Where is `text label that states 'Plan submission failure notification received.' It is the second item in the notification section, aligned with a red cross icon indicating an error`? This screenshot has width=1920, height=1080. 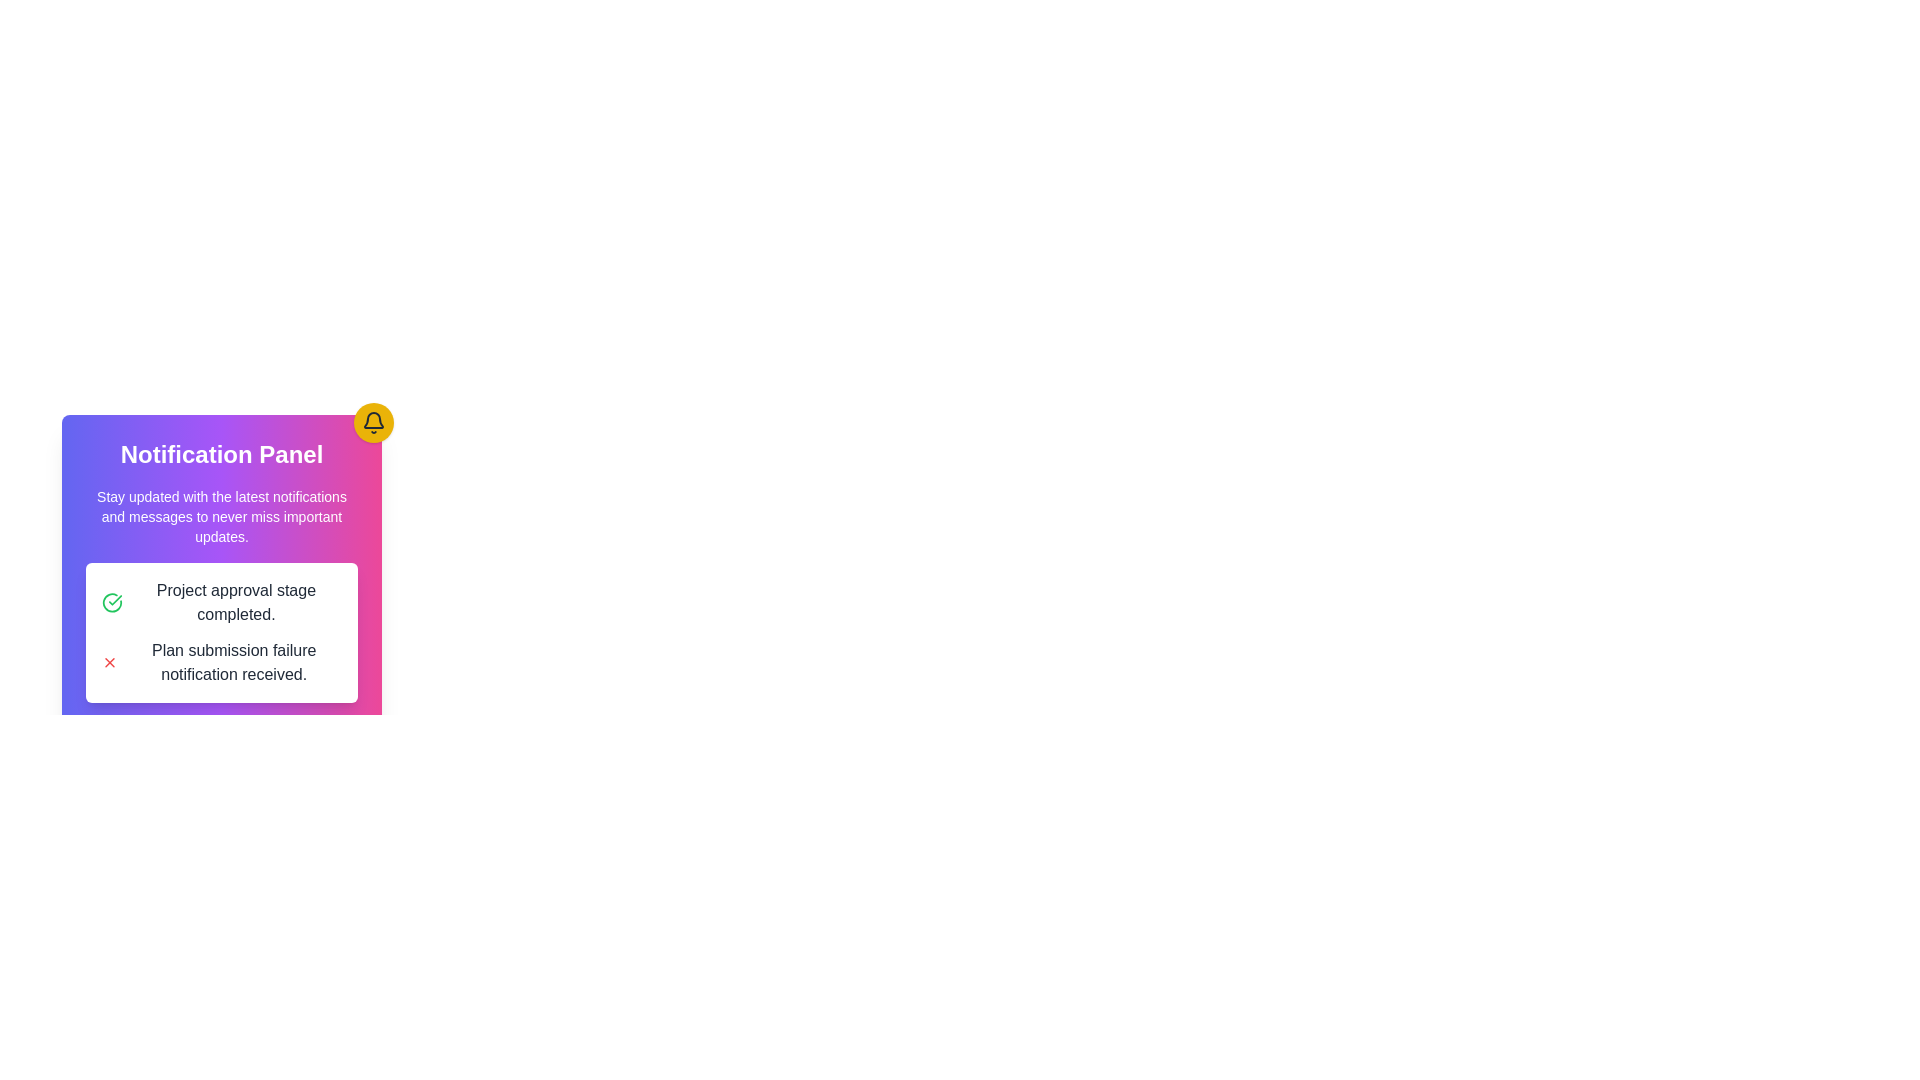 text label that states 'Plan submission failure notification received.' It is the second item in the notification section, aligned with a red cross icon indicating an error is located at coordinates (234, 663).